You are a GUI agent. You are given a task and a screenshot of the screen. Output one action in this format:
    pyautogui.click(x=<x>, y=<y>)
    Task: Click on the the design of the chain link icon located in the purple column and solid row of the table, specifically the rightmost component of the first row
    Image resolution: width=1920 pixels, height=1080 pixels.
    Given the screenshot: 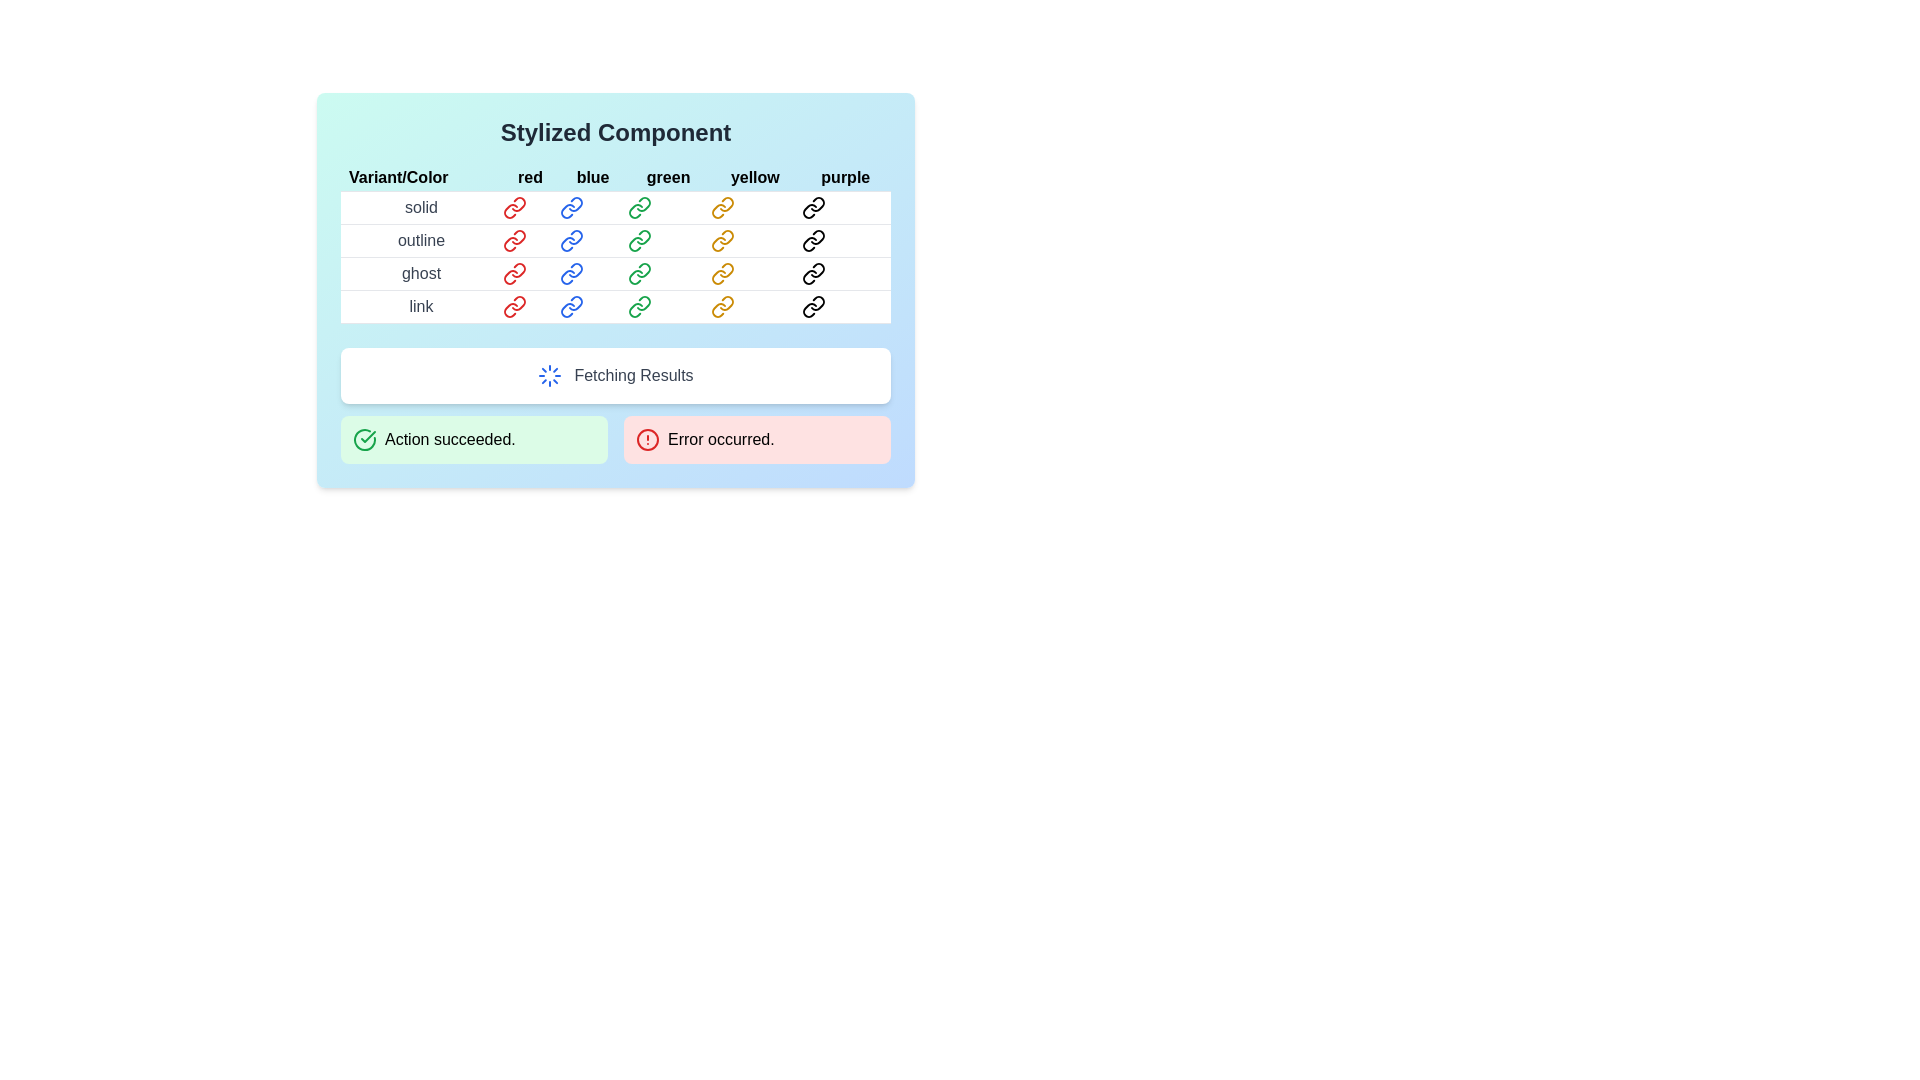 What is the action you would take?
    pyautogui.click(x=817, y=204)
    